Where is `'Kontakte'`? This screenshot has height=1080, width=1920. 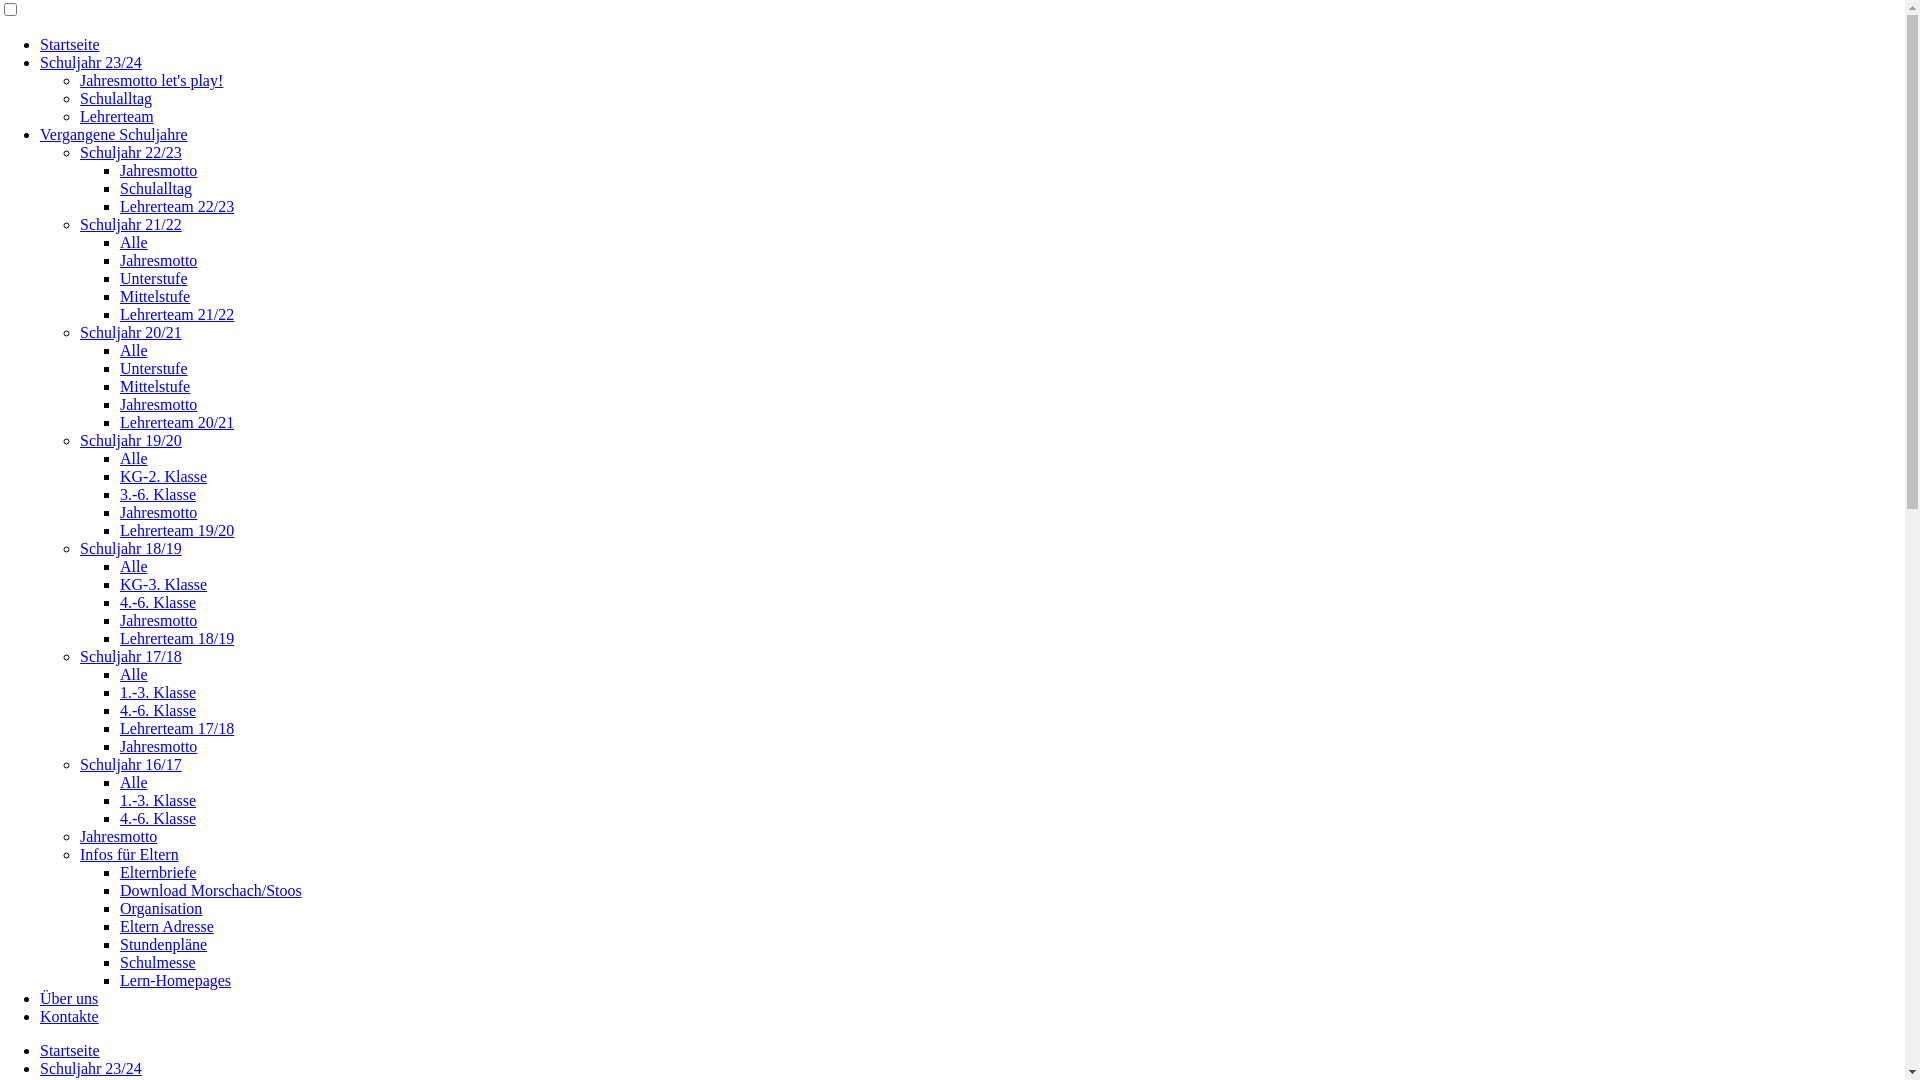 'Kontakte' is located at coordinates (39, 1016).